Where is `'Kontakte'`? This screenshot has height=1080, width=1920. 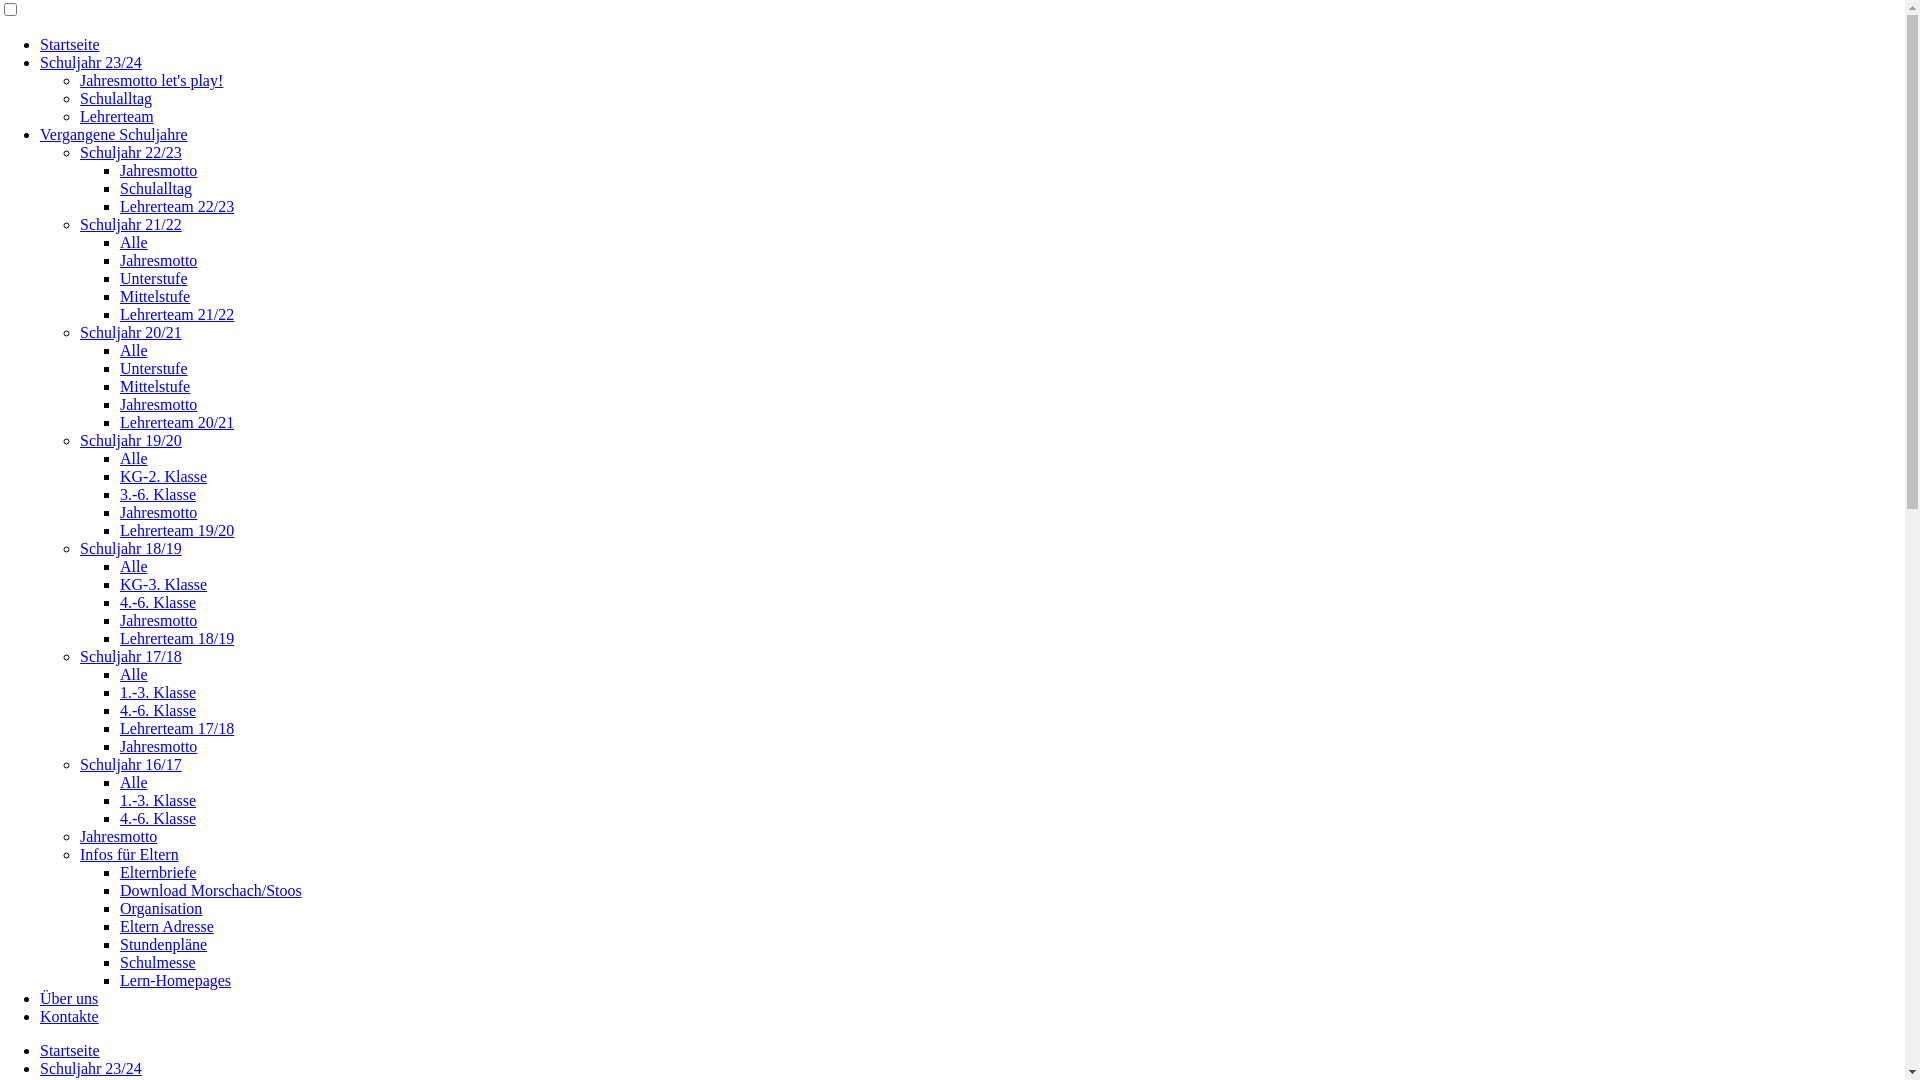 'Kontakte' is located at coordinates (39, 1016).